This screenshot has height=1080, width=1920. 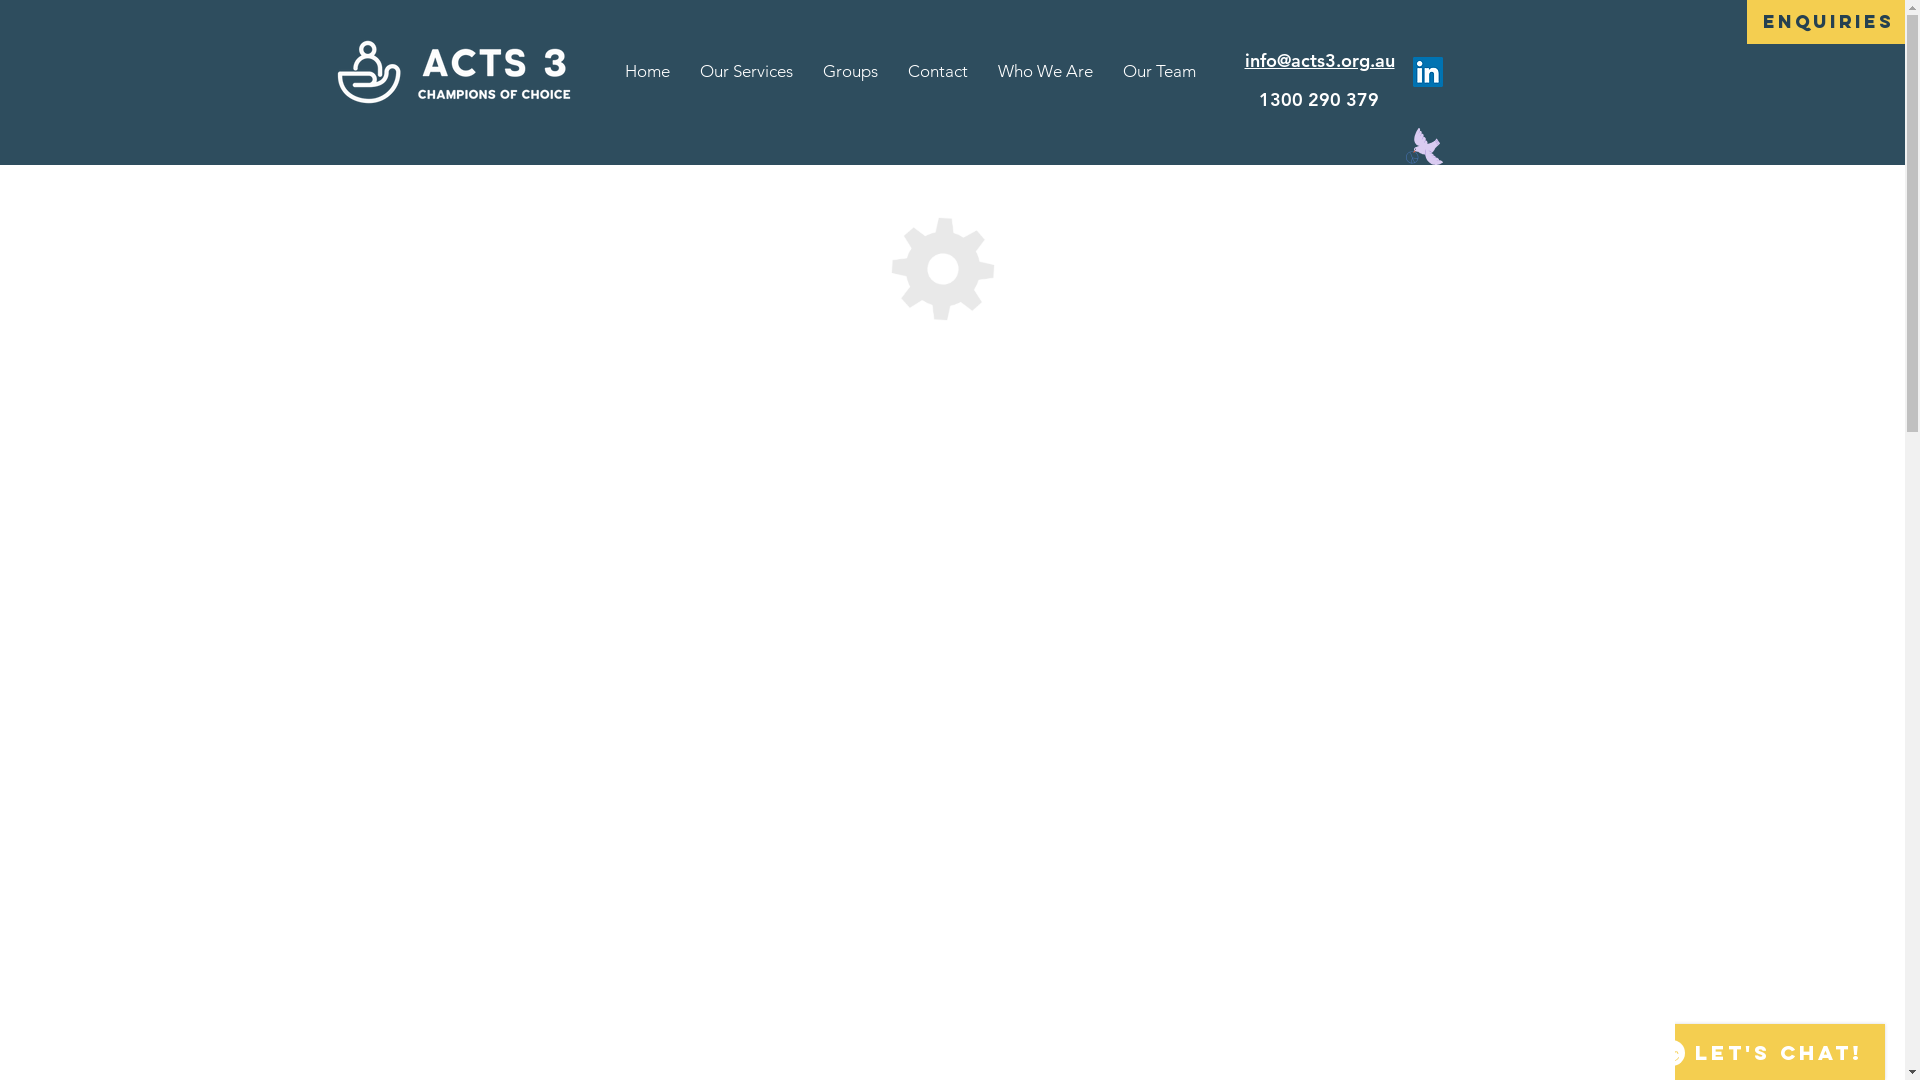 What do you see at coordinates (1828, 22) in the screenshot?
I see `'ENQUIRIES'` at bounding box center [1828, 22].